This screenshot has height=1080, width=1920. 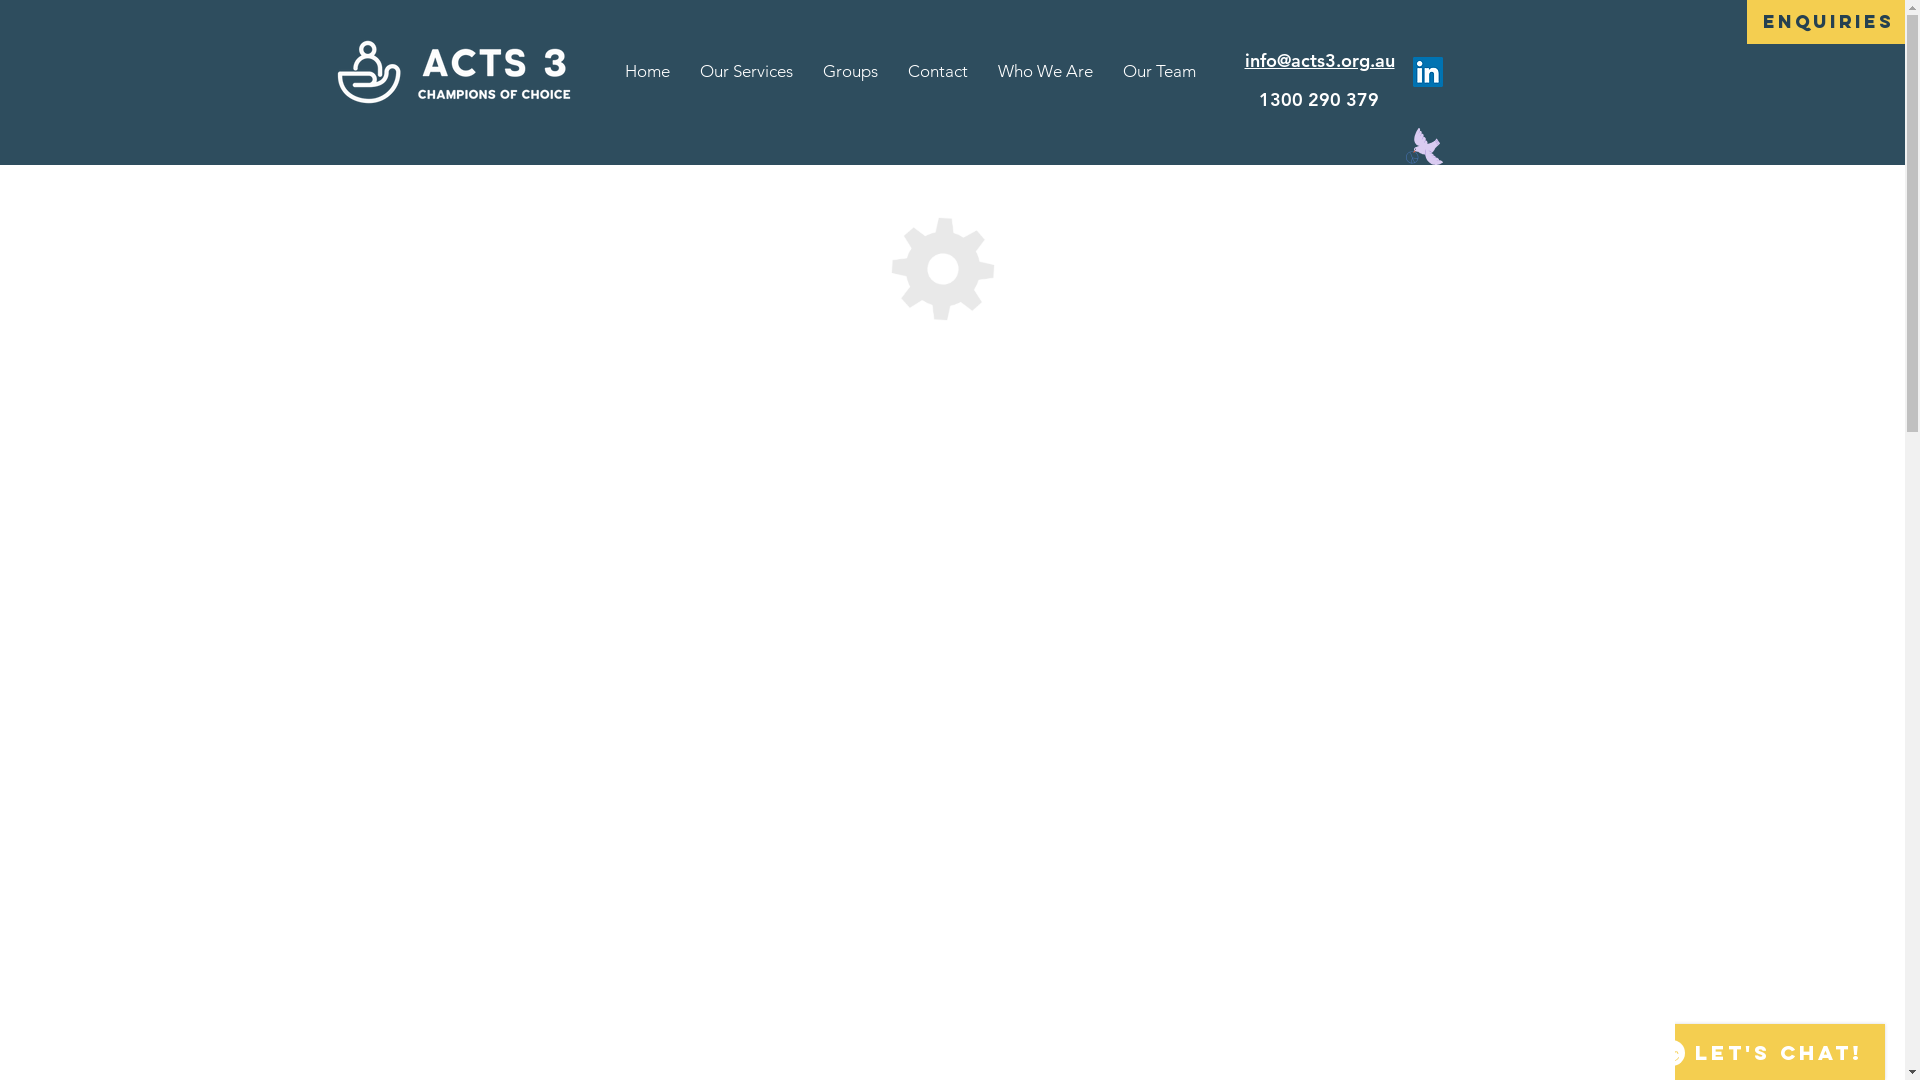 What do you see at coordinates (1828, 22) in the screenshot?
I see `'ENQUIRIES'` at bounding box center [1828, 22].